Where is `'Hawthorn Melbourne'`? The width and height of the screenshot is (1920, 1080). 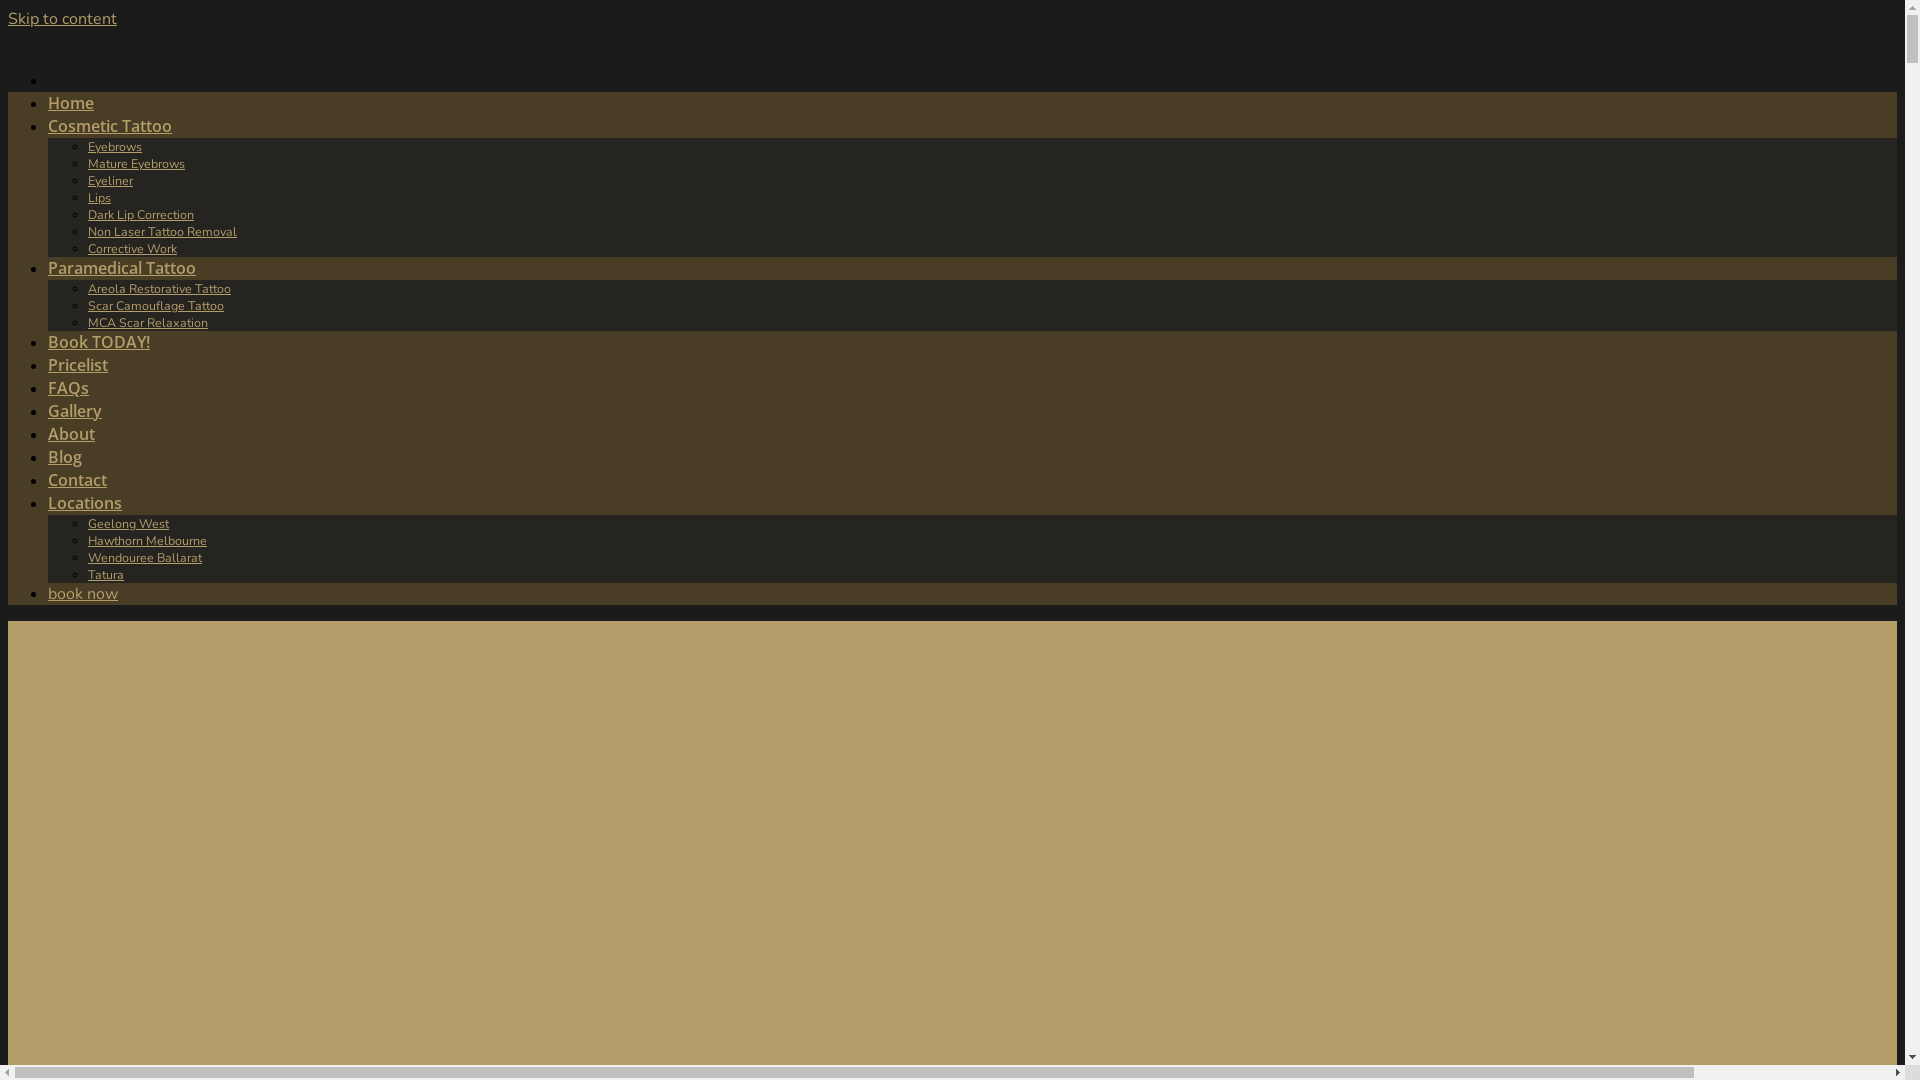
'Hawthorn Melbourne' is located at coordinates (146, 540).